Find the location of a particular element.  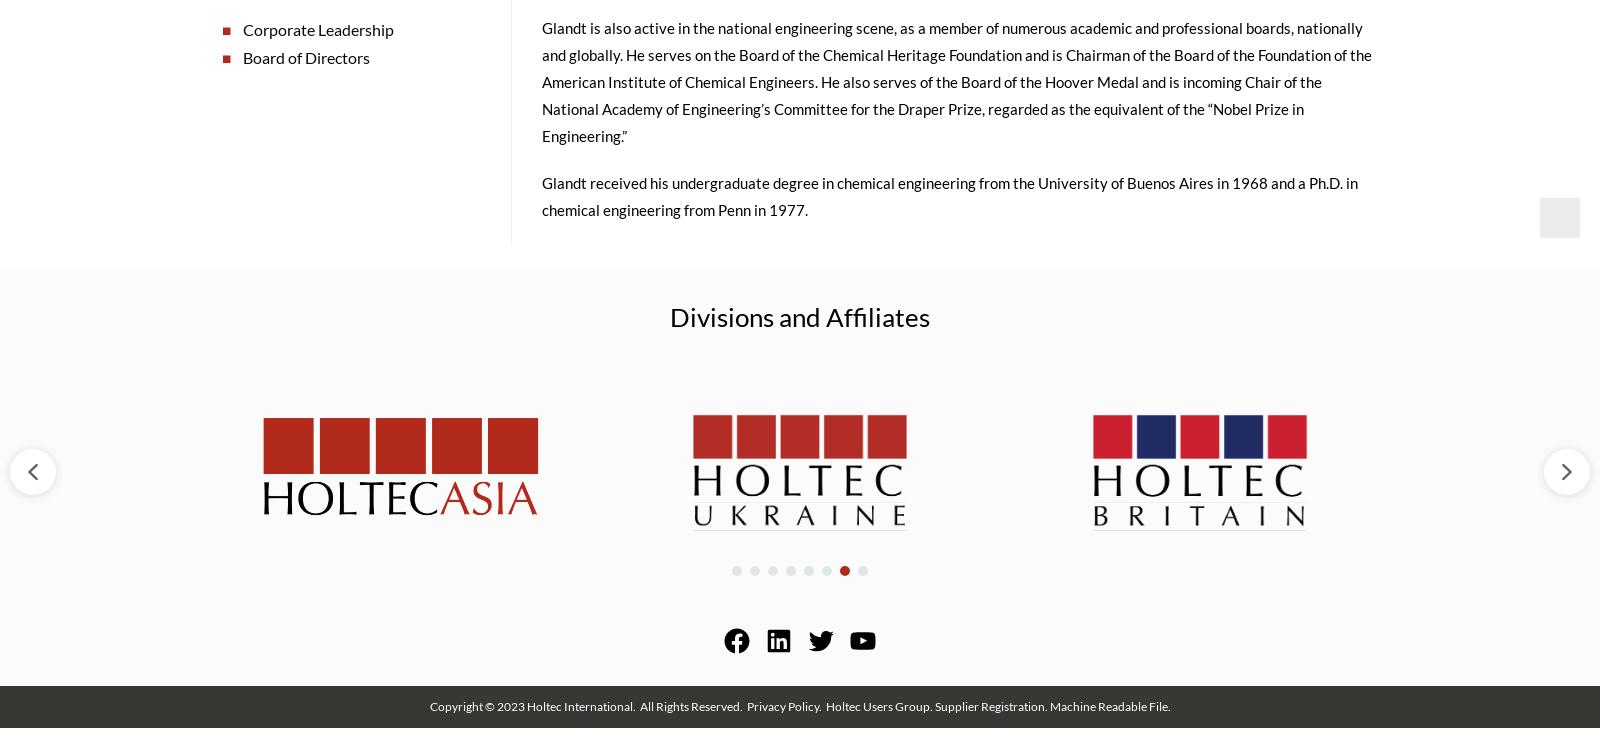

'Glandt received his undergraduate degree in chemical engineering from the University of Buenos Aires in 1968 and a Ph.D. in chemical engineering from Penn in 1977.' is located at coordinates (540, 202).